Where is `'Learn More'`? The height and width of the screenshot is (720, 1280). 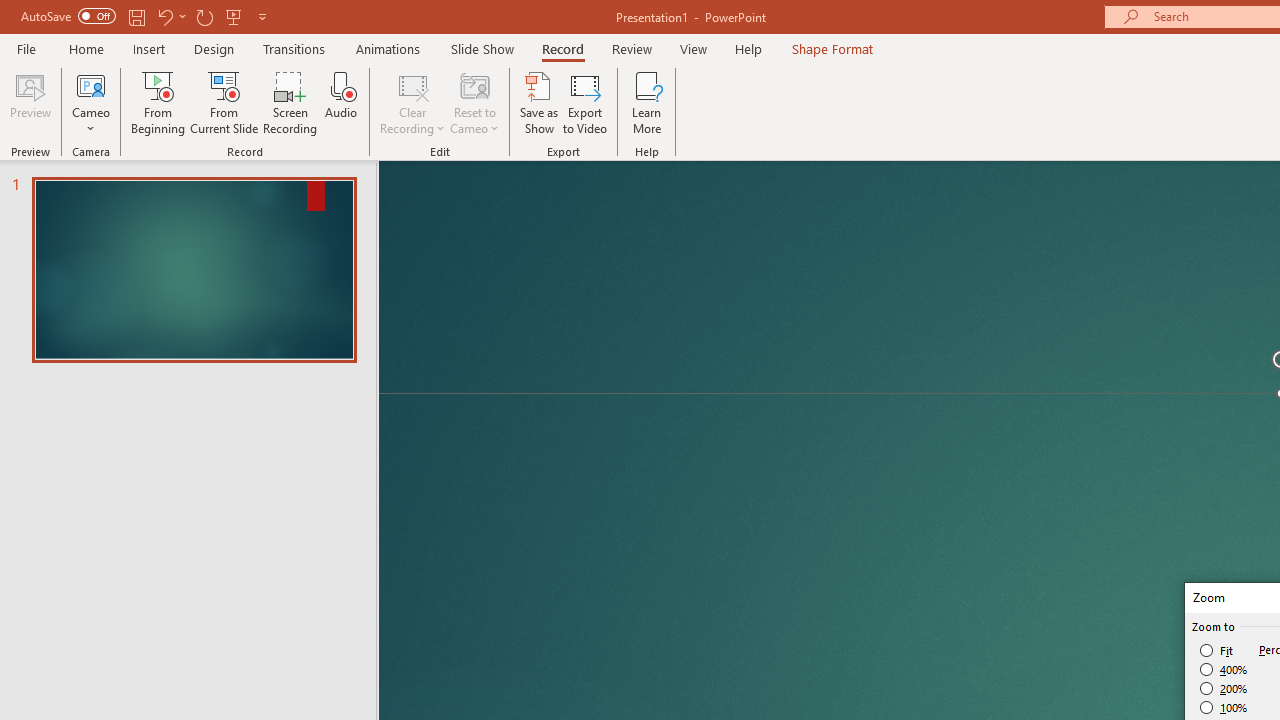 'Learn More' is located at coordinates (647, 103).